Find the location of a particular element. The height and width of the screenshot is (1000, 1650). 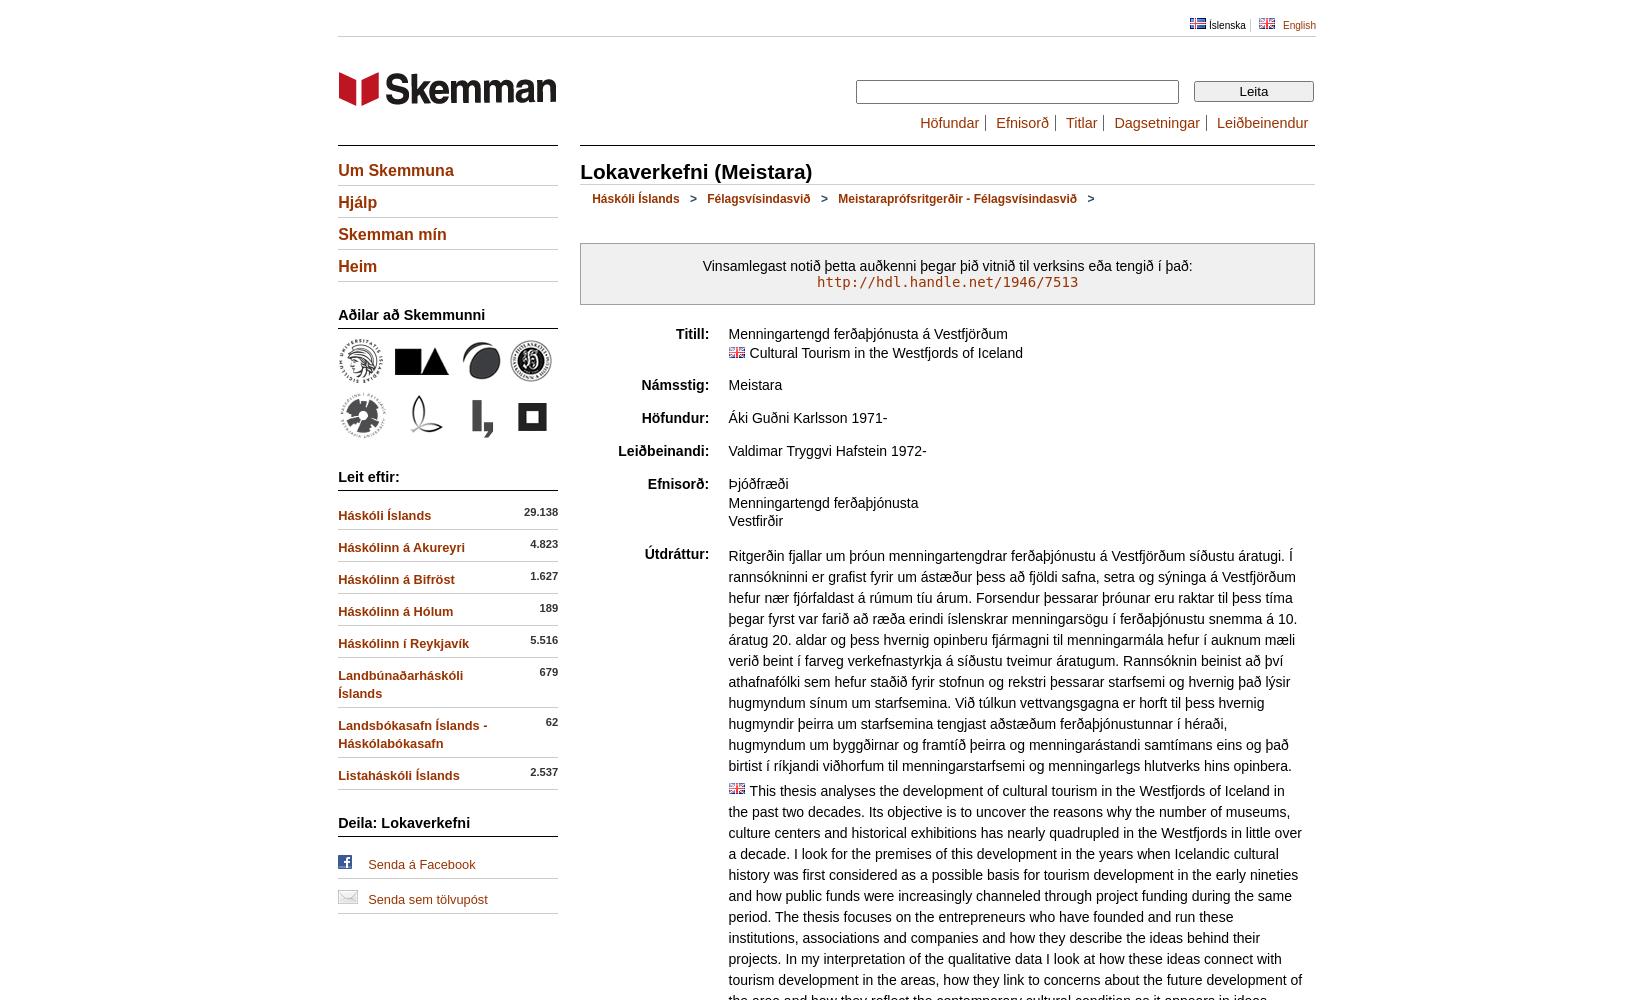

'2.537' is located at coordinates (543, 772).